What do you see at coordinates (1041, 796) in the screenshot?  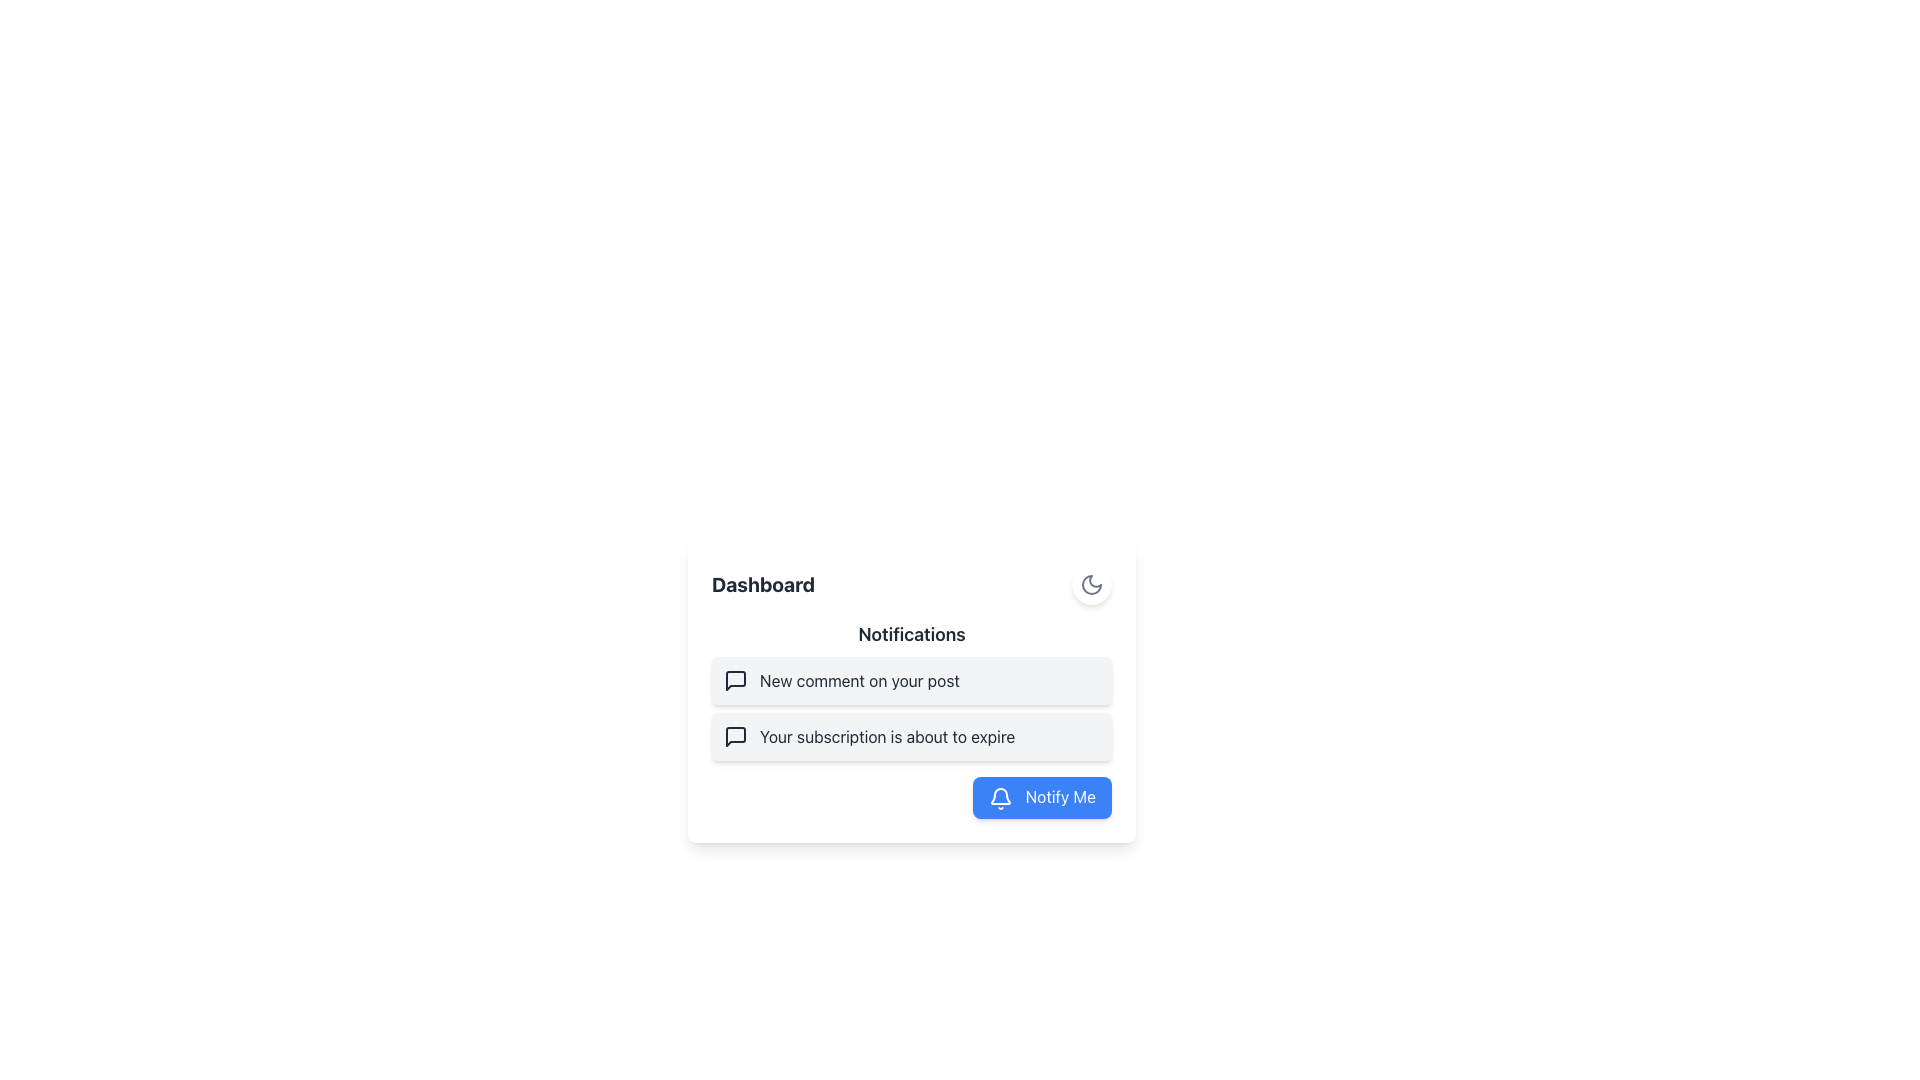 I see `the 'Notify Me' button with a blue background and a bell icon located at the bottom-right corner of the notification panel` at bounding box center [1041, 796].